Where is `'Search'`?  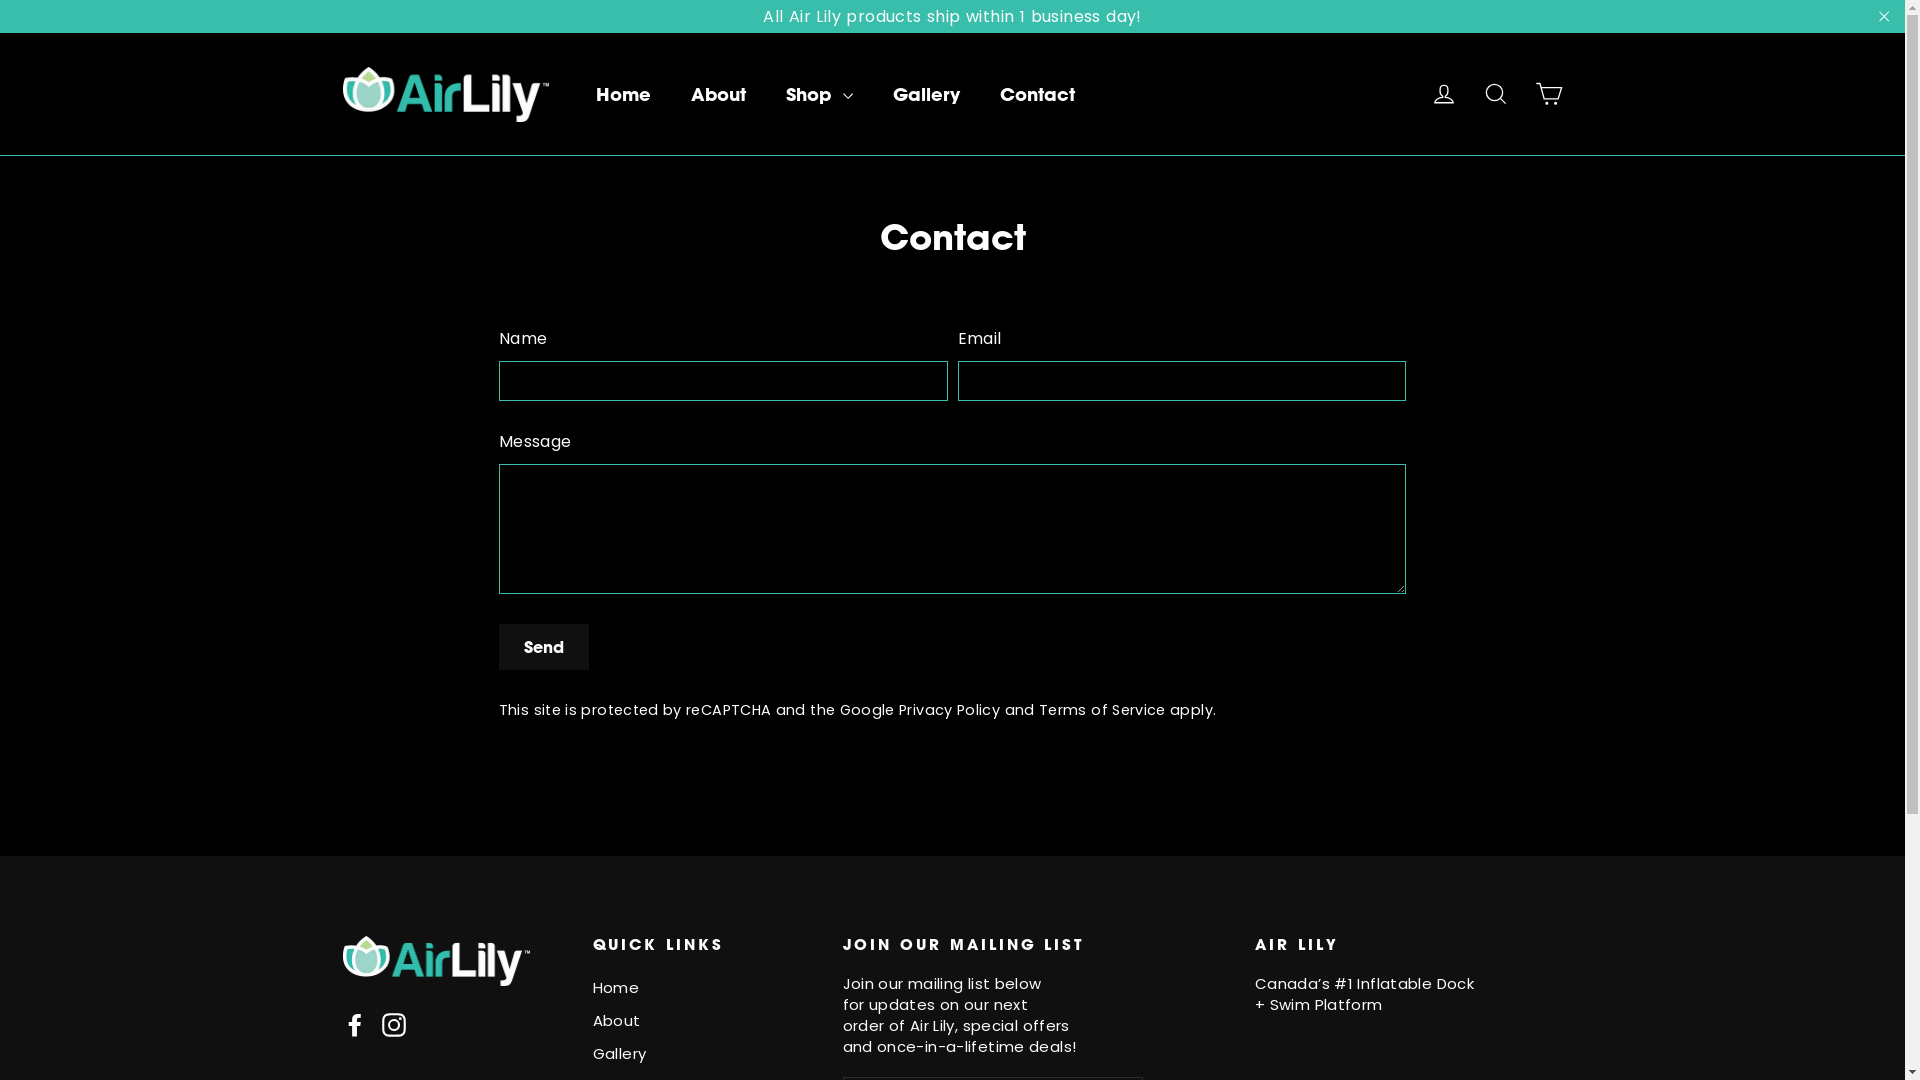 'Search' is located at coordinates (1496, 93).